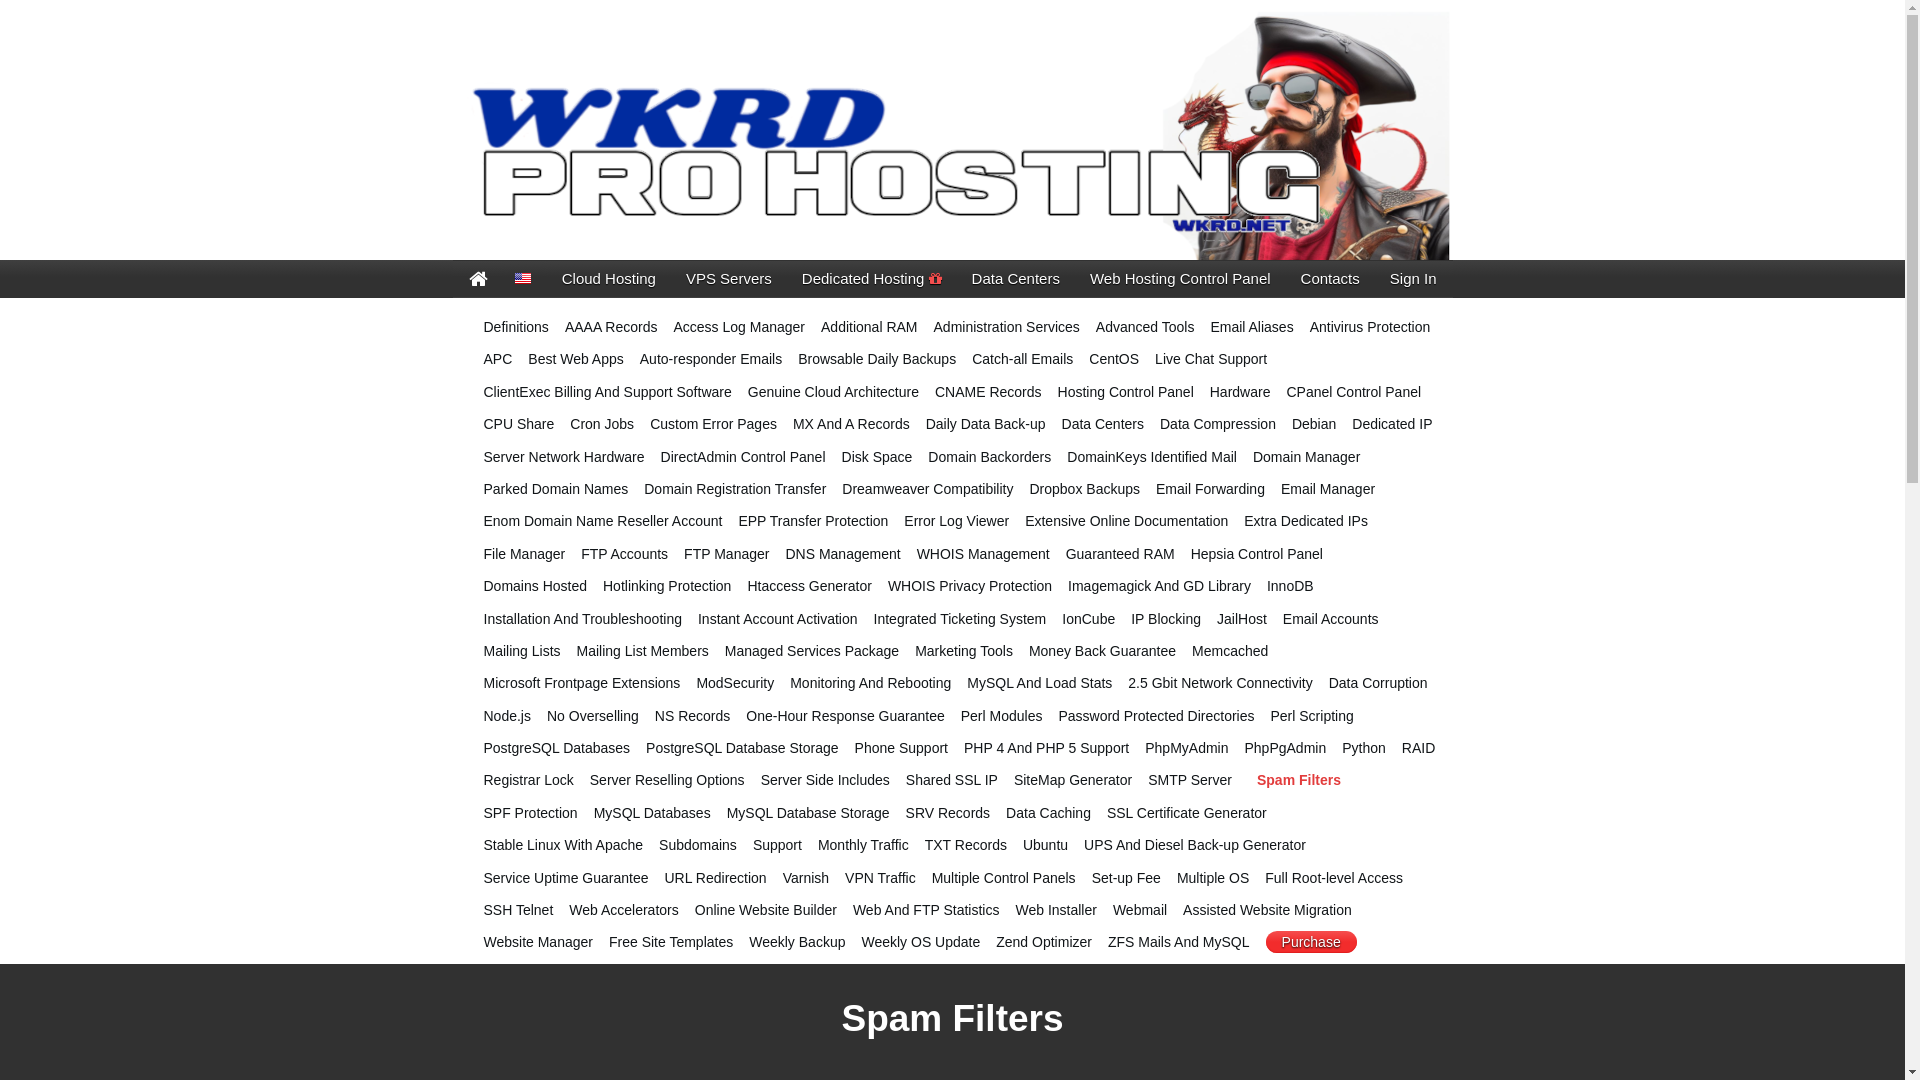 The width and height of the screenshot is (1920, 1080). Describe the element at coordinates (528, 357) in the screenshot. I see `'Best Web Apps'` at that location.